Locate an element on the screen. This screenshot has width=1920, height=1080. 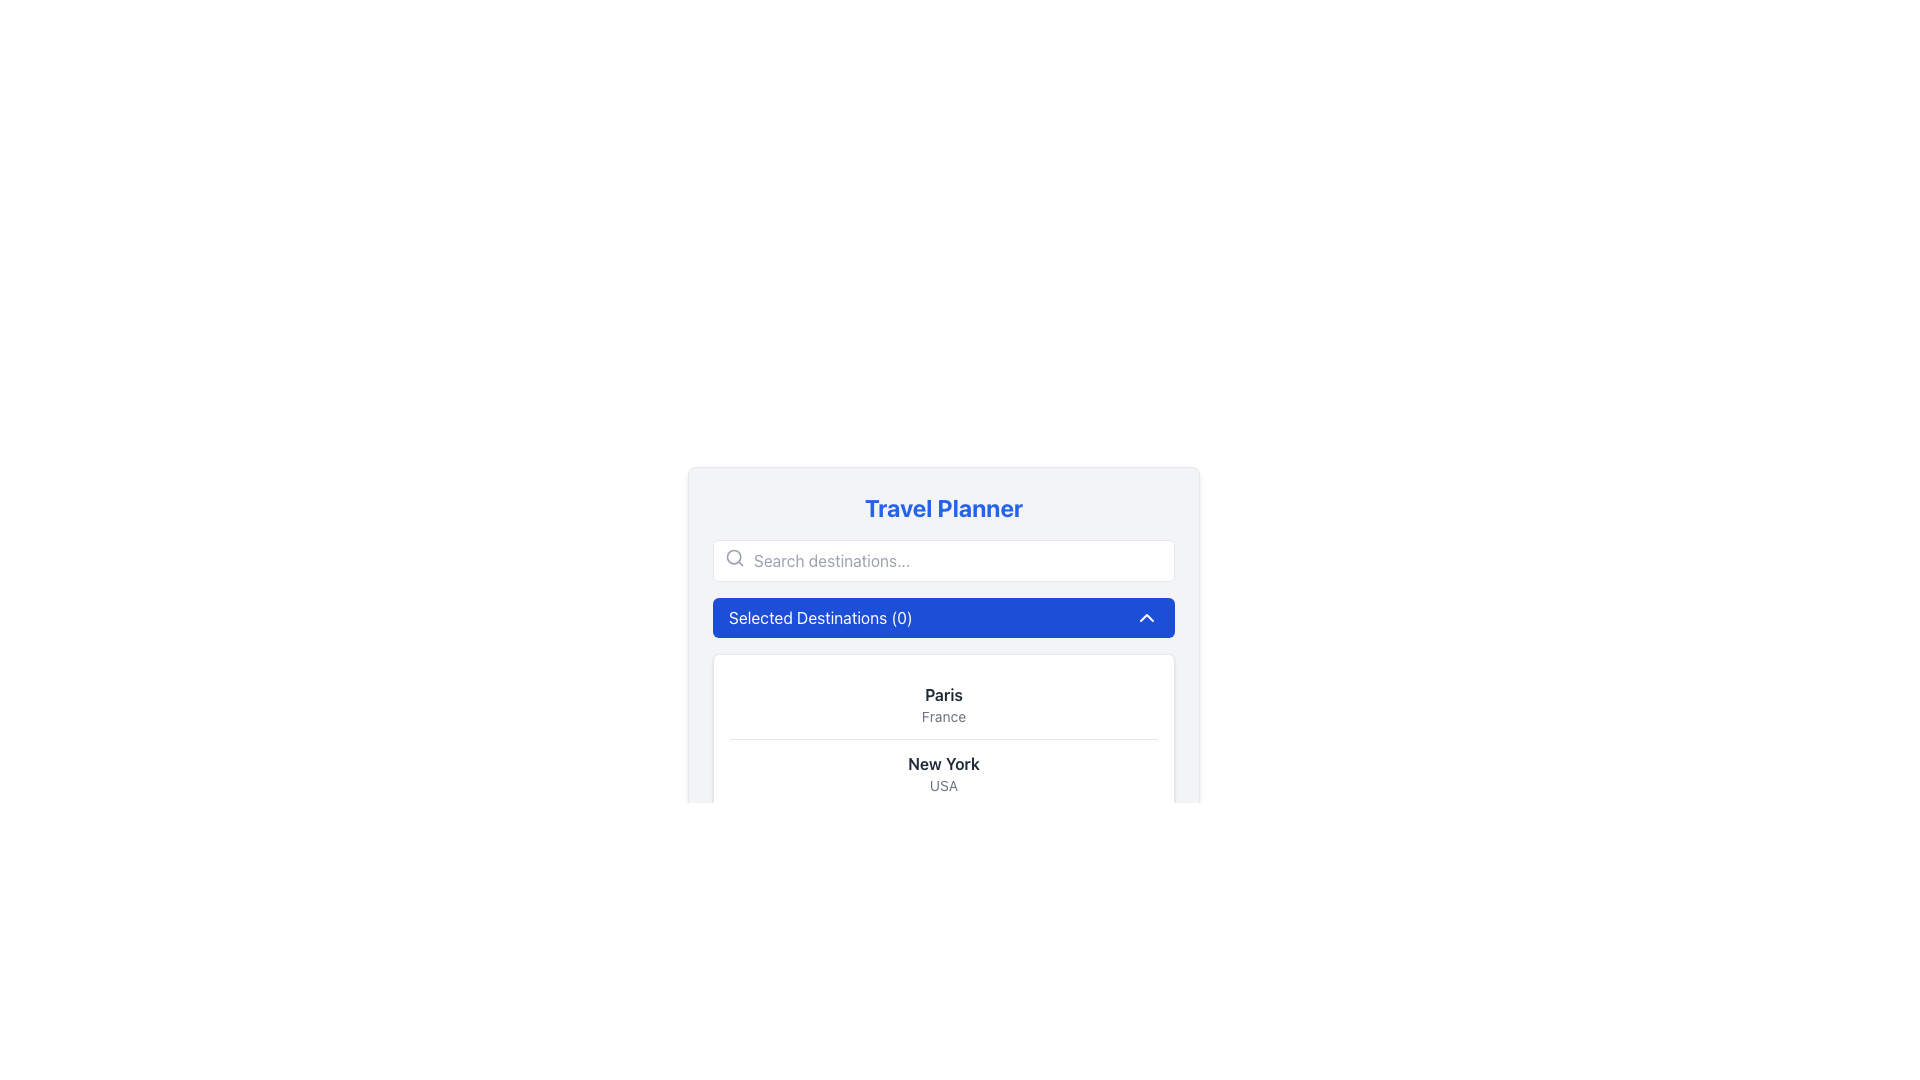
the collapsible icon located at the top-right of the 'Selected Destinations (0)' button to interact with it is located at coordinates (1147, 616).